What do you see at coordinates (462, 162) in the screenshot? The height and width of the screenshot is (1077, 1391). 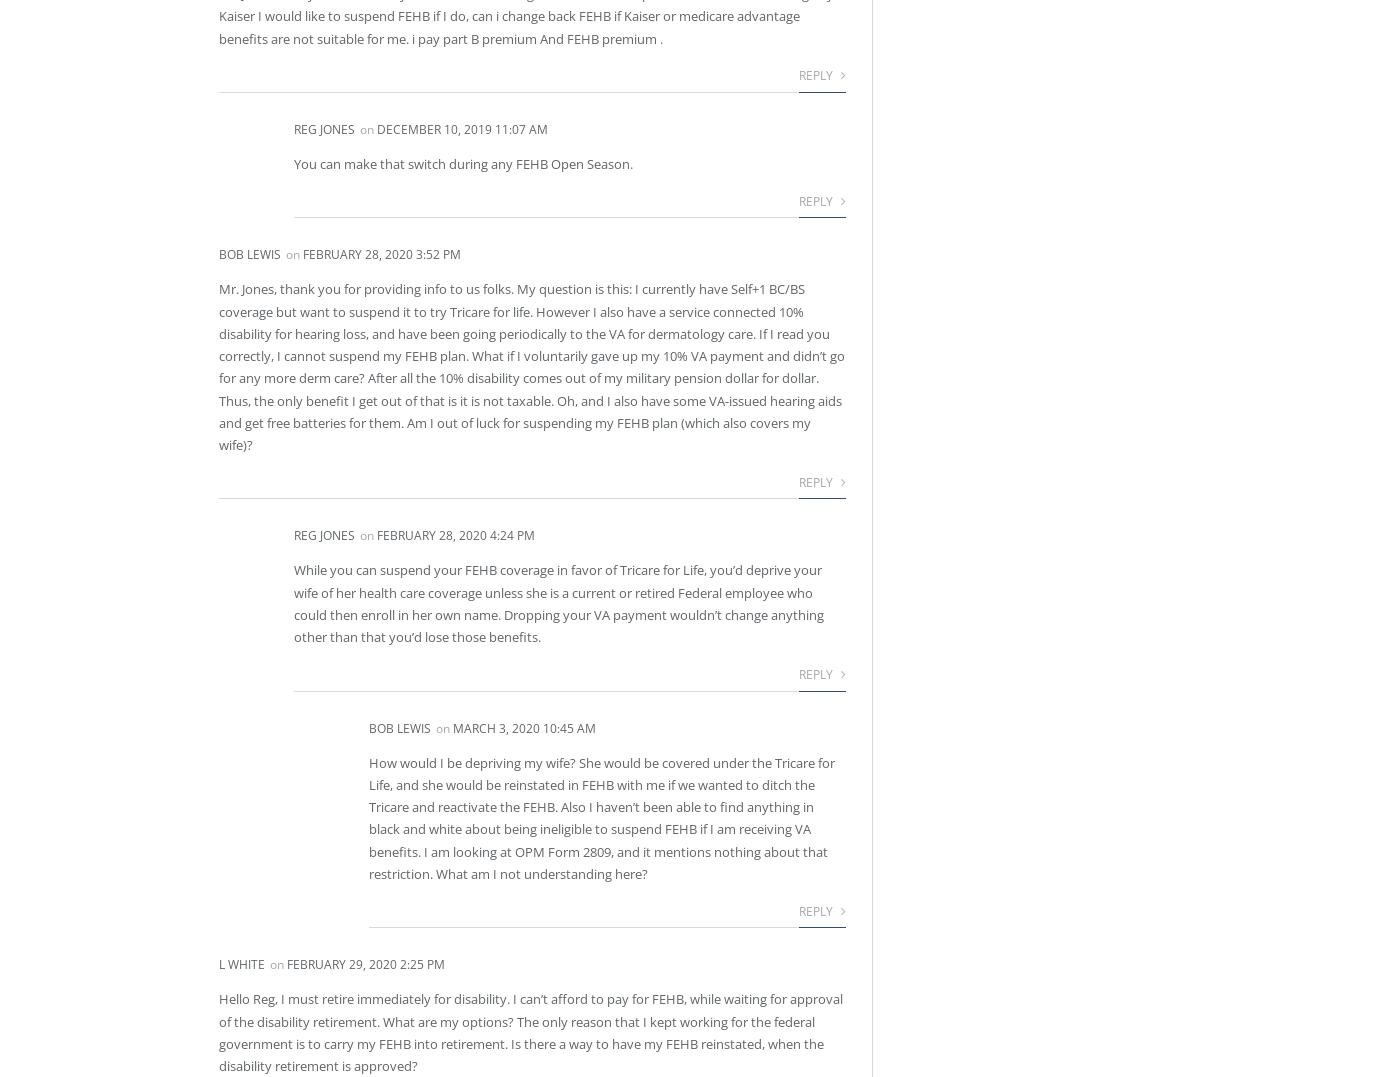 I see `'You can make that switch during any FEHB Open Season.'` at bounding box center [462, 162].